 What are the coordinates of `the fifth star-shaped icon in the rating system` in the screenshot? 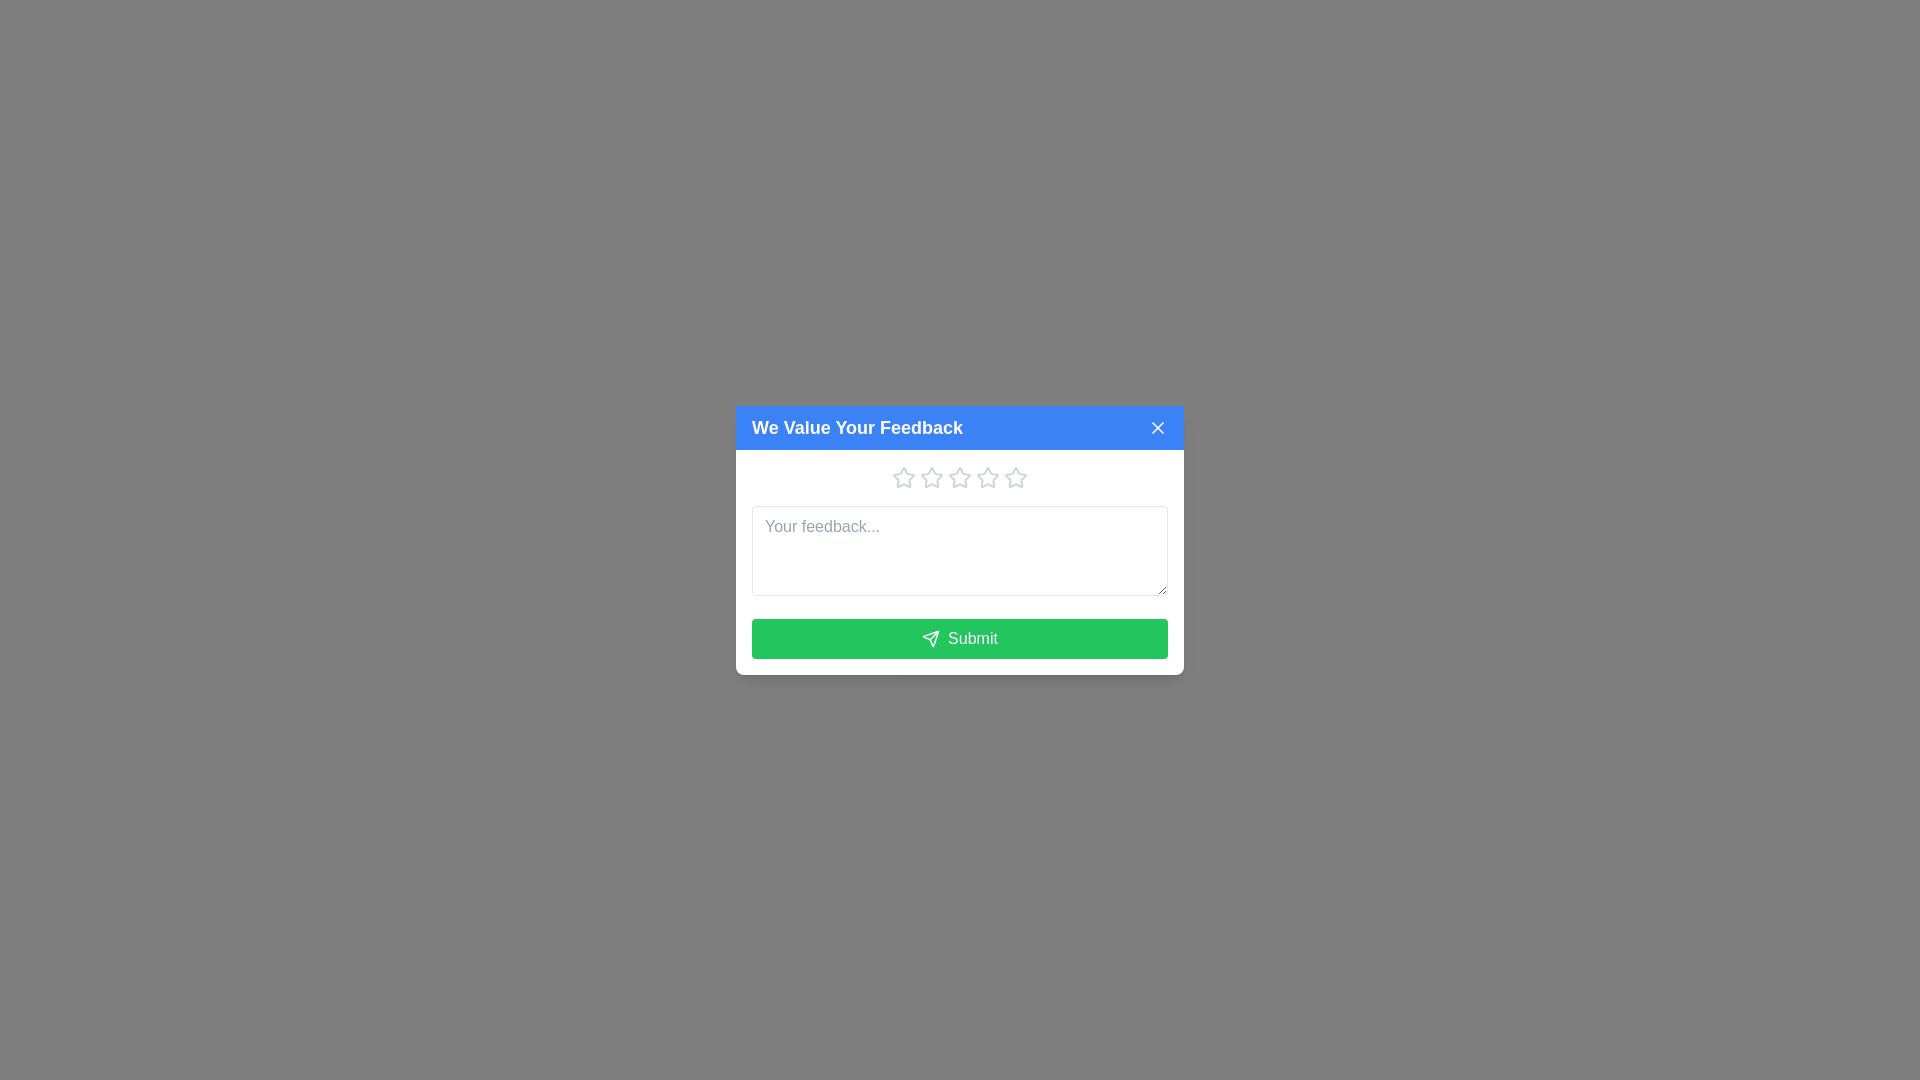 It's located at (1016, 477).